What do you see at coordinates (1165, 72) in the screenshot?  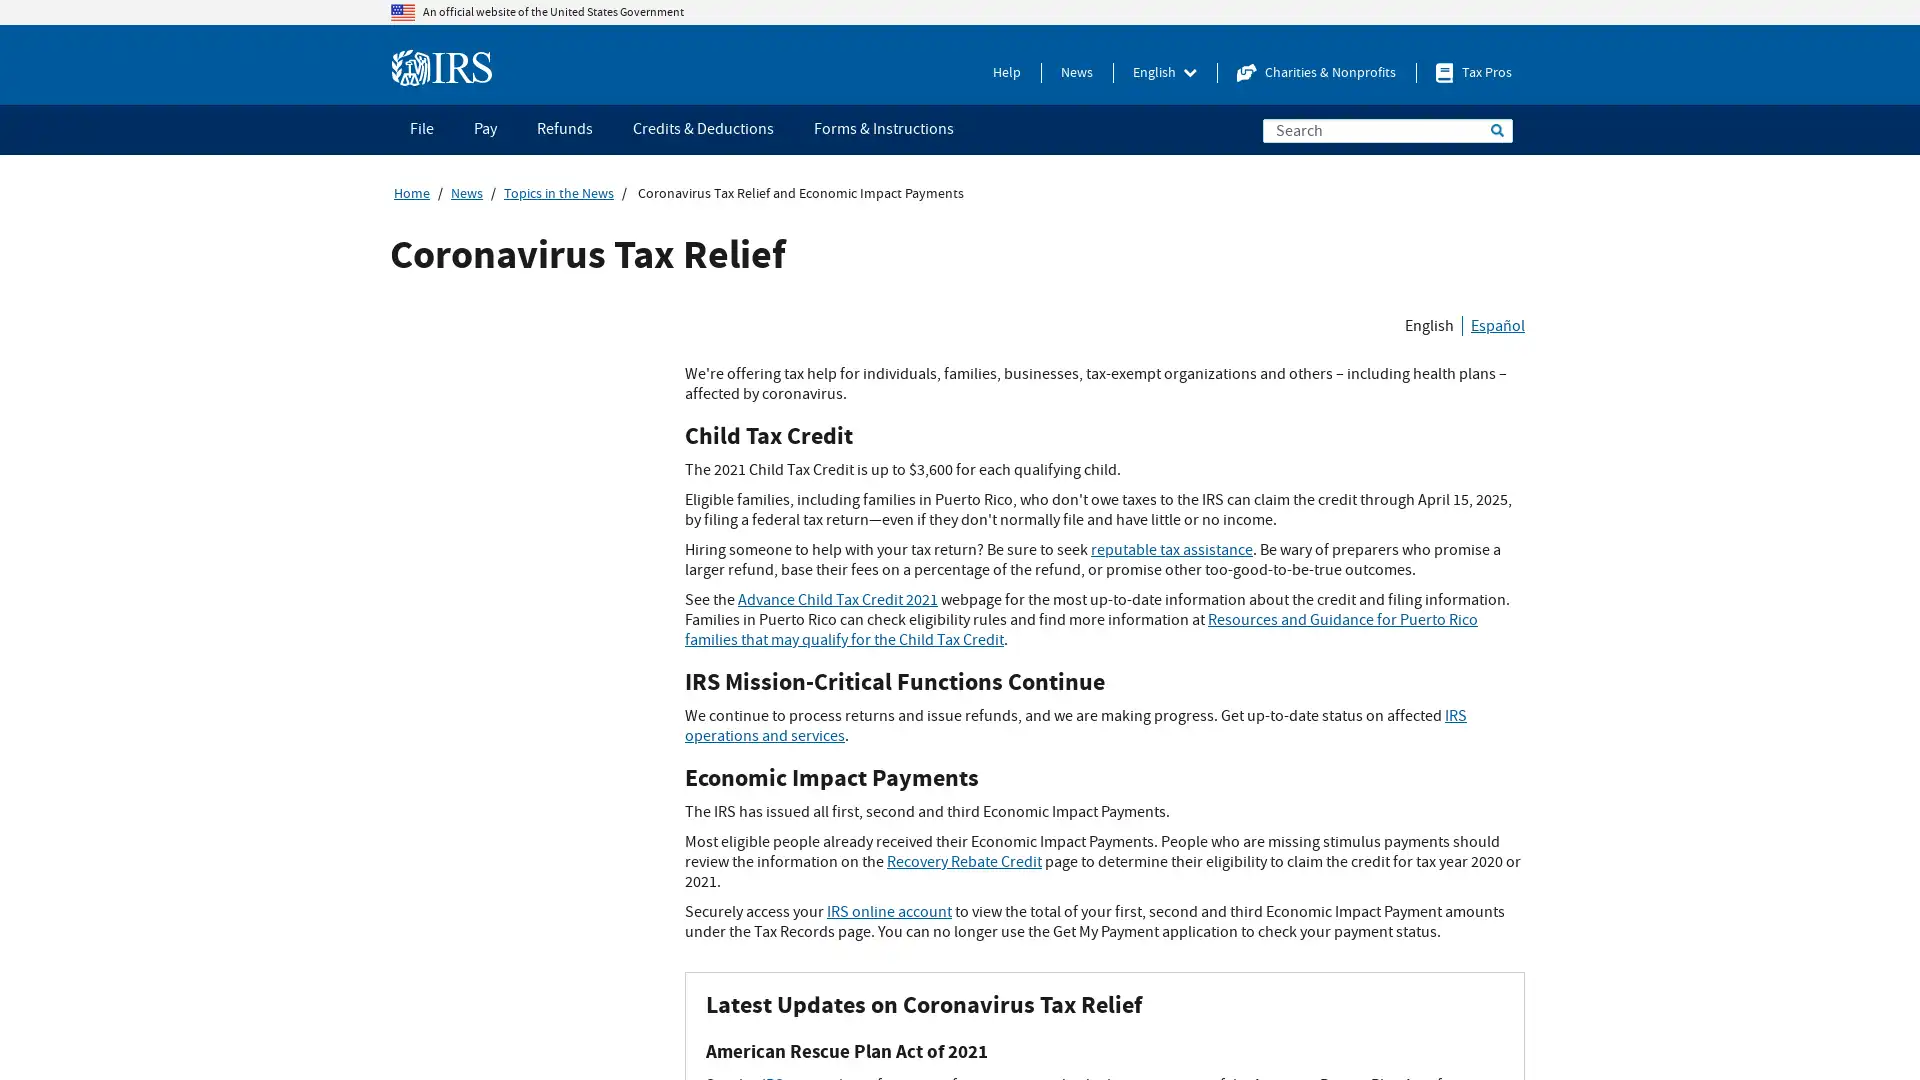 I see `Press enter to activate the menu, then navigate with the tab key.` at bounding box center [1165, 72].